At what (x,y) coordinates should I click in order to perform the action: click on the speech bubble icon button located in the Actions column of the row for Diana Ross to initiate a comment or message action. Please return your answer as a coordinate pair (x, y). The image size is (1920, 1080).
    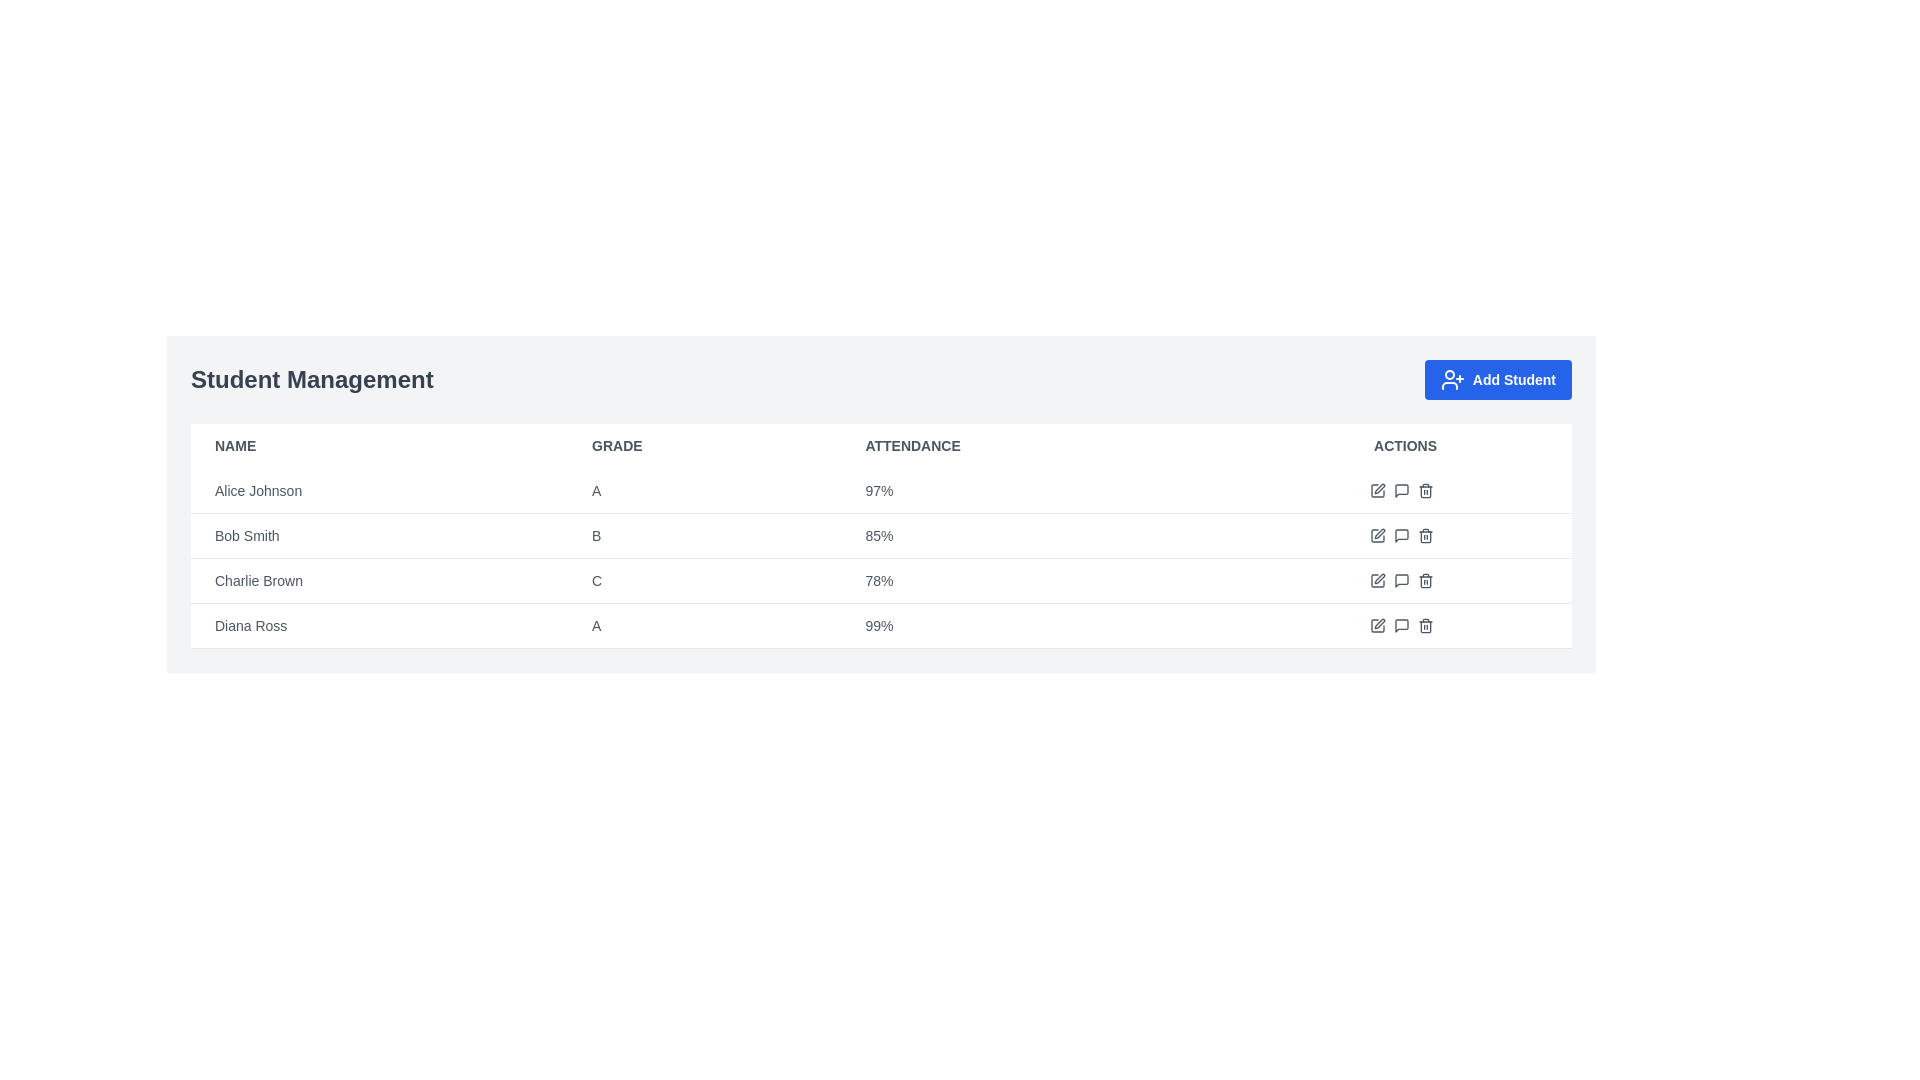
    Looking at the image, I should click on (1400, 624).